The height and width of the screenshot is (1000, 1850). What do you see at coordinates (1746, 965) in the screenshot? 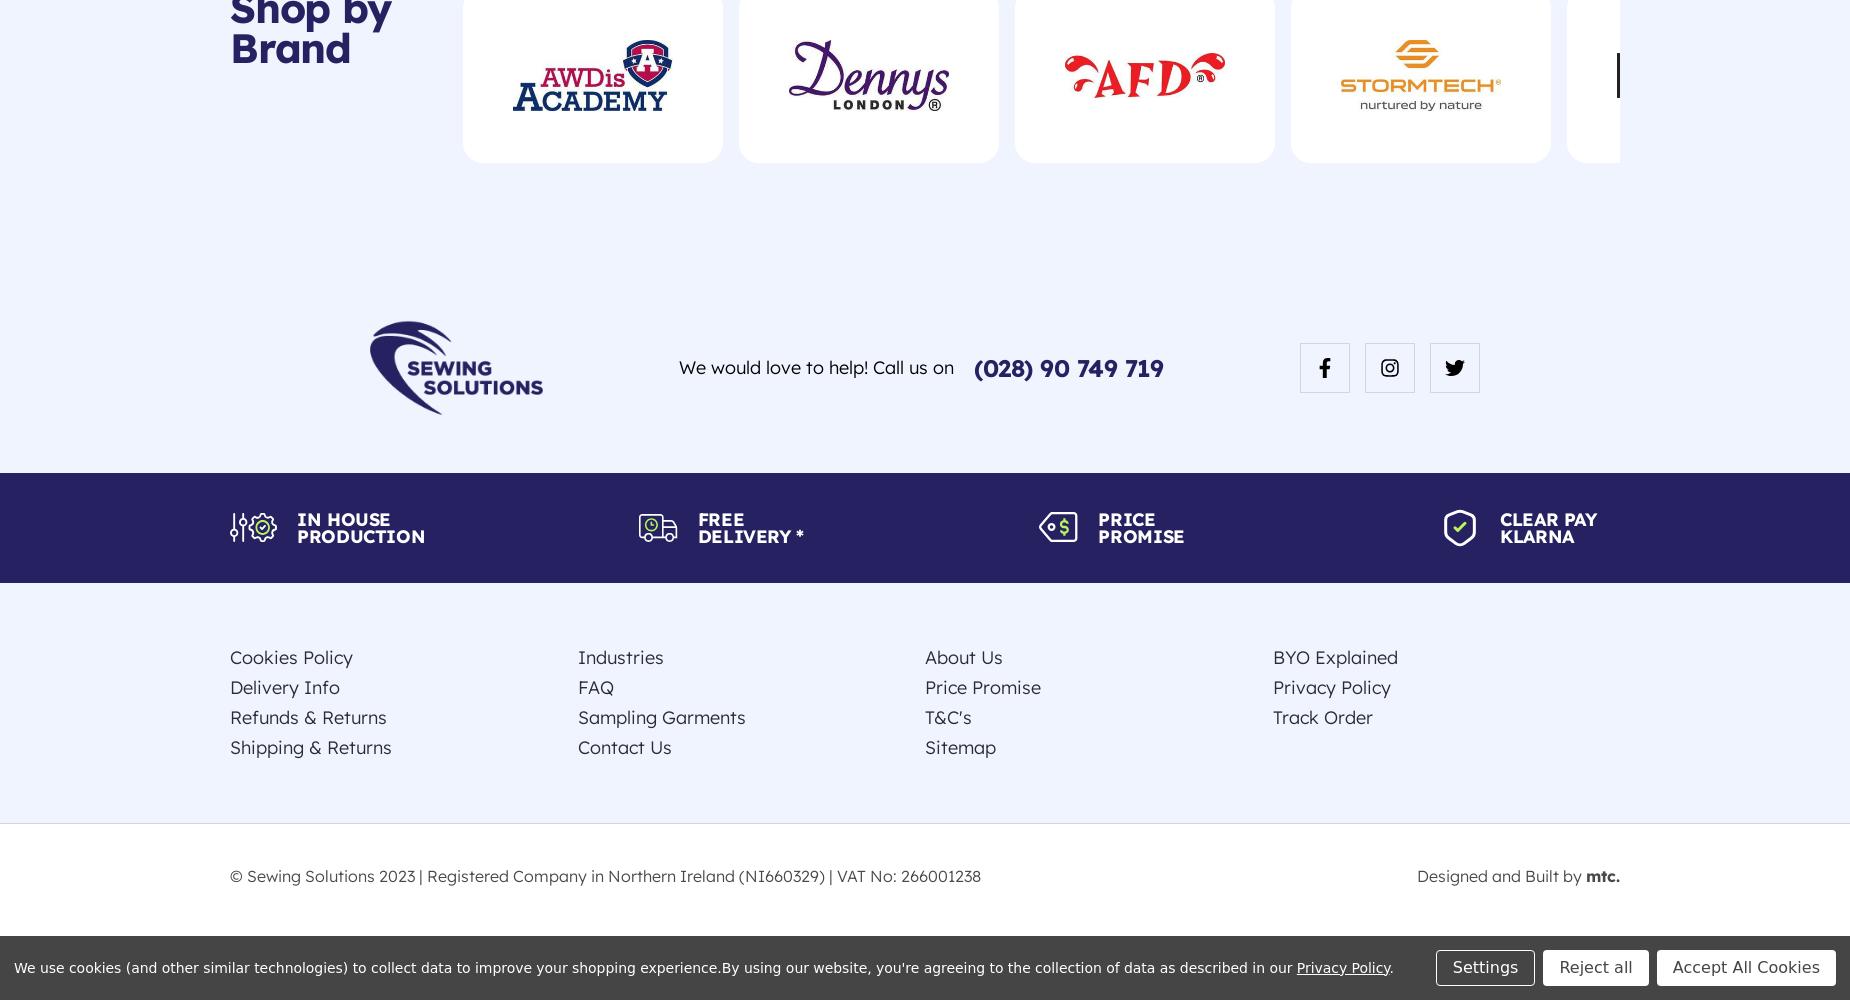
I see `'Accept All Cookies'` at bounding box center [1746, 965].